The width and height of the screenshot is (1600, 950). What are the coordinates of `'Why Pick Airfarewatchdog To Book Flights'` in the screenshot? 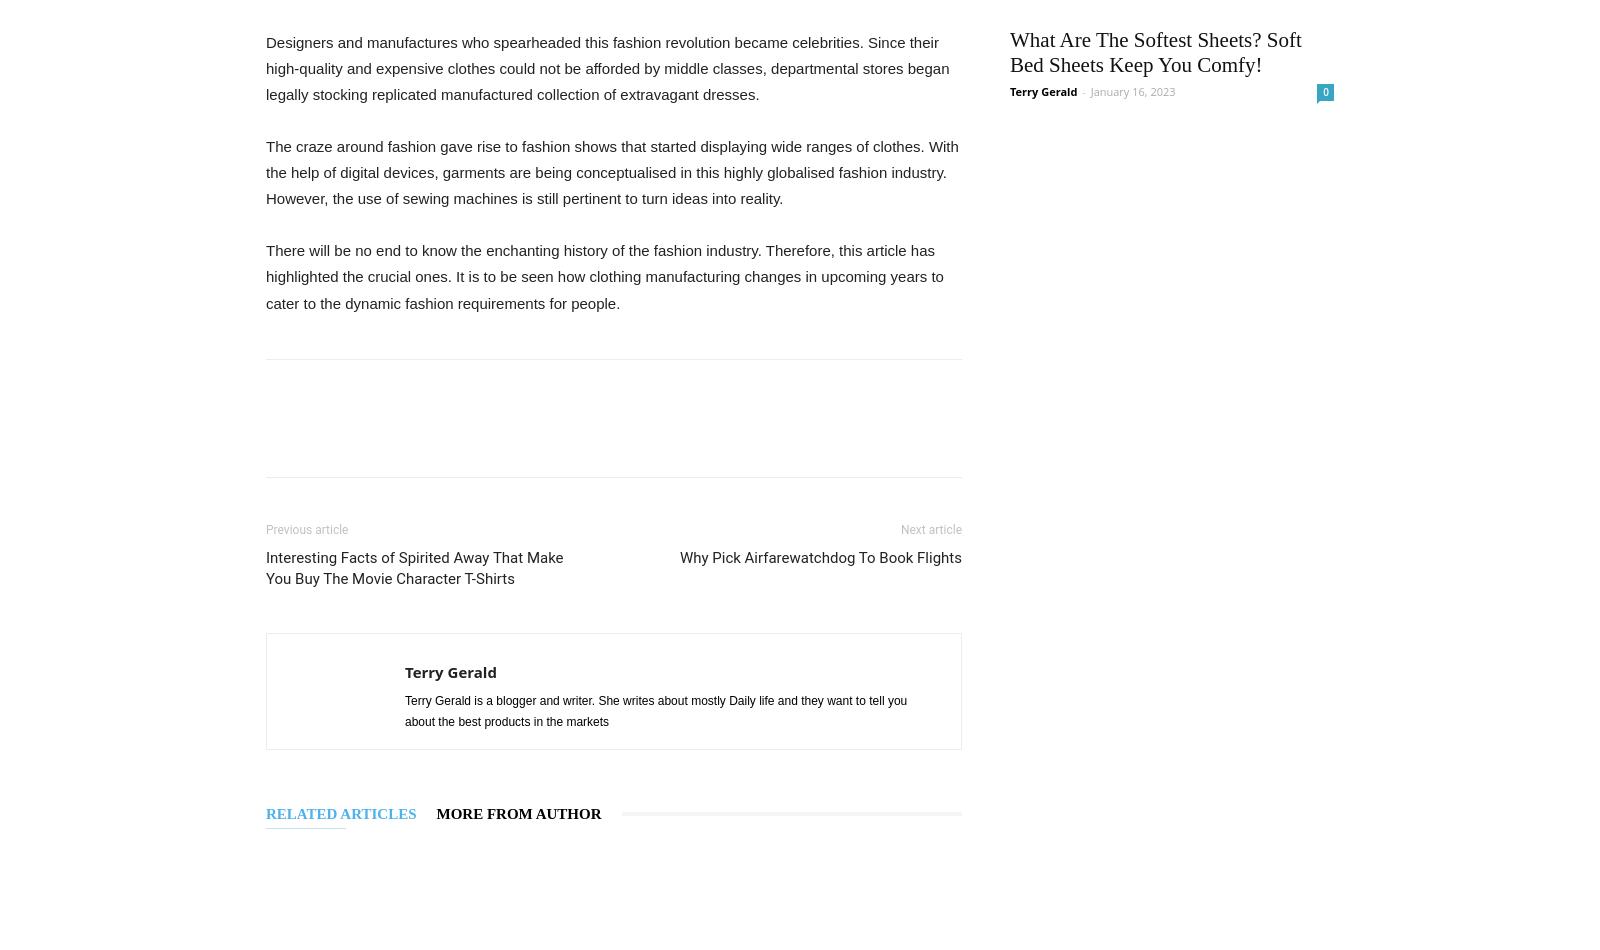 It's located at (819, 556).